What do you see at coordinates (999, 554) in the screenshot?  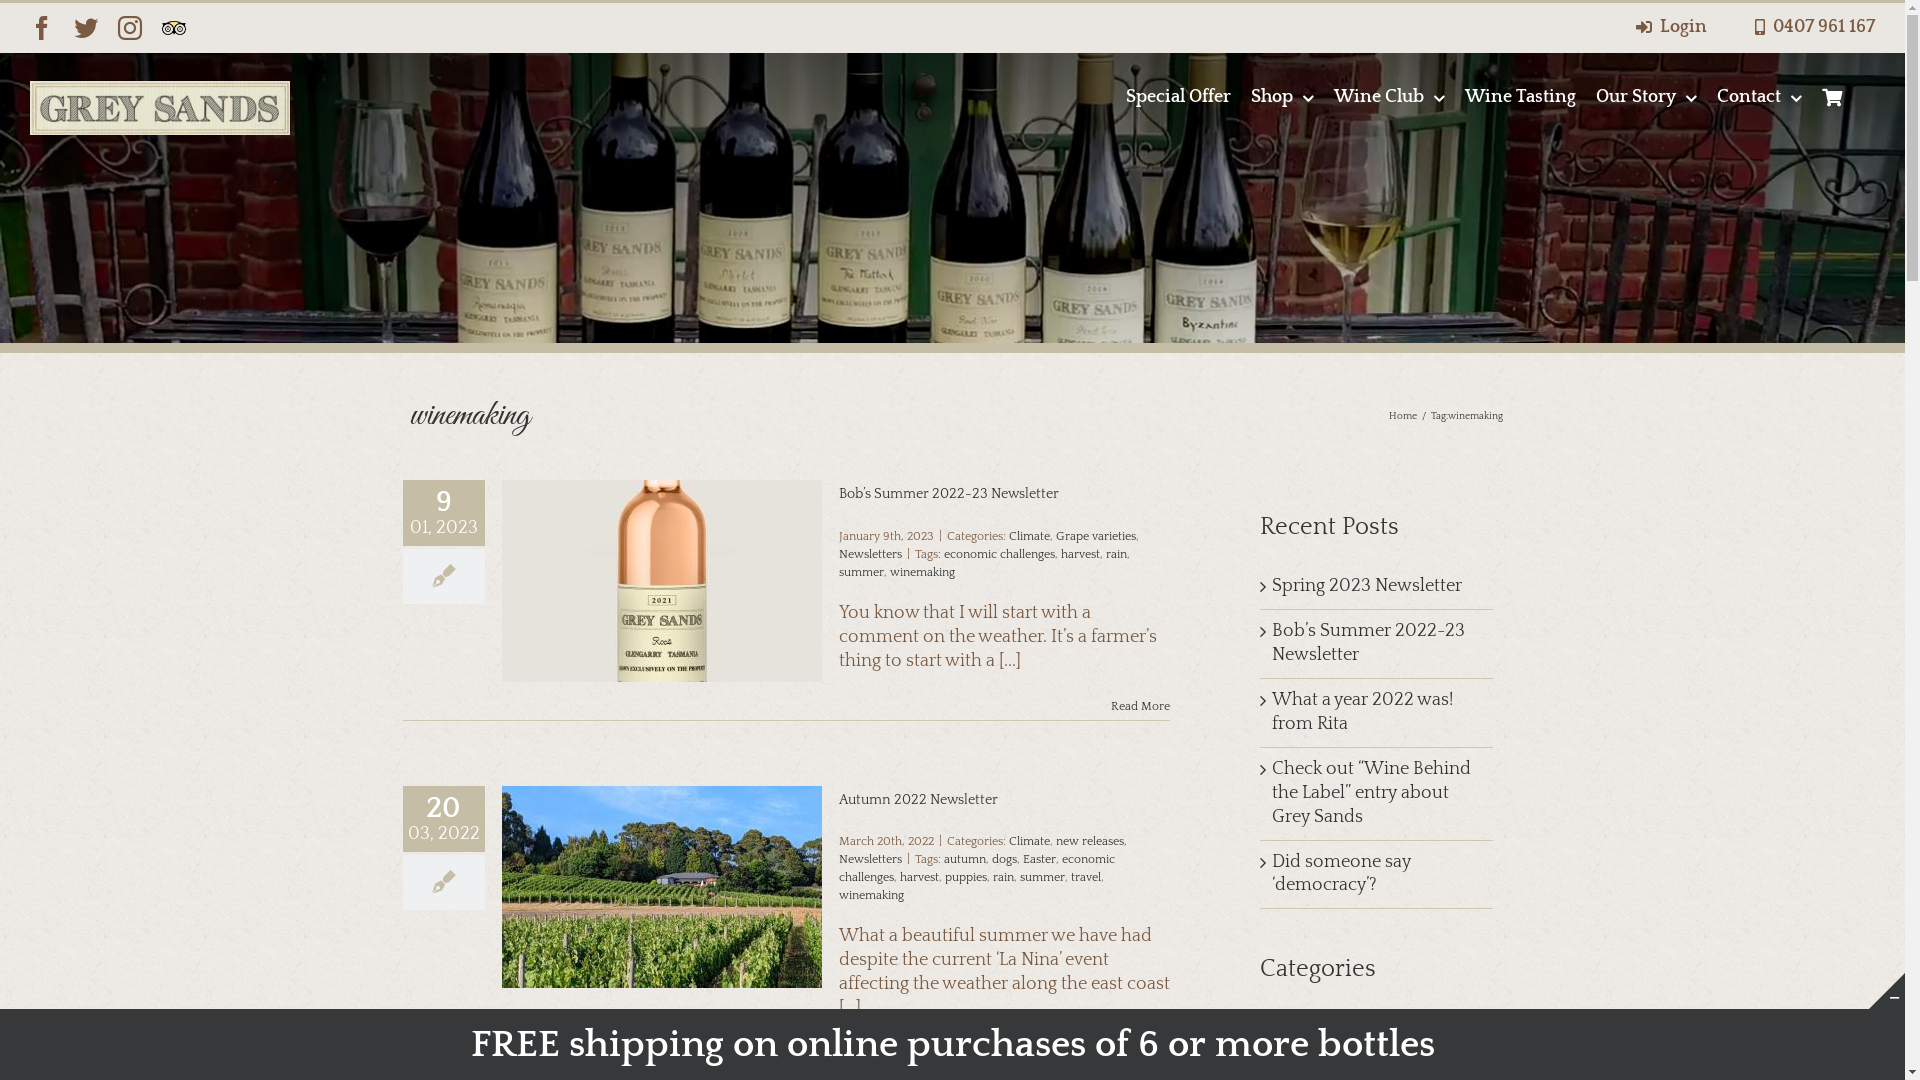 I see `'economic challenges'` at bounding box center [999, 554].